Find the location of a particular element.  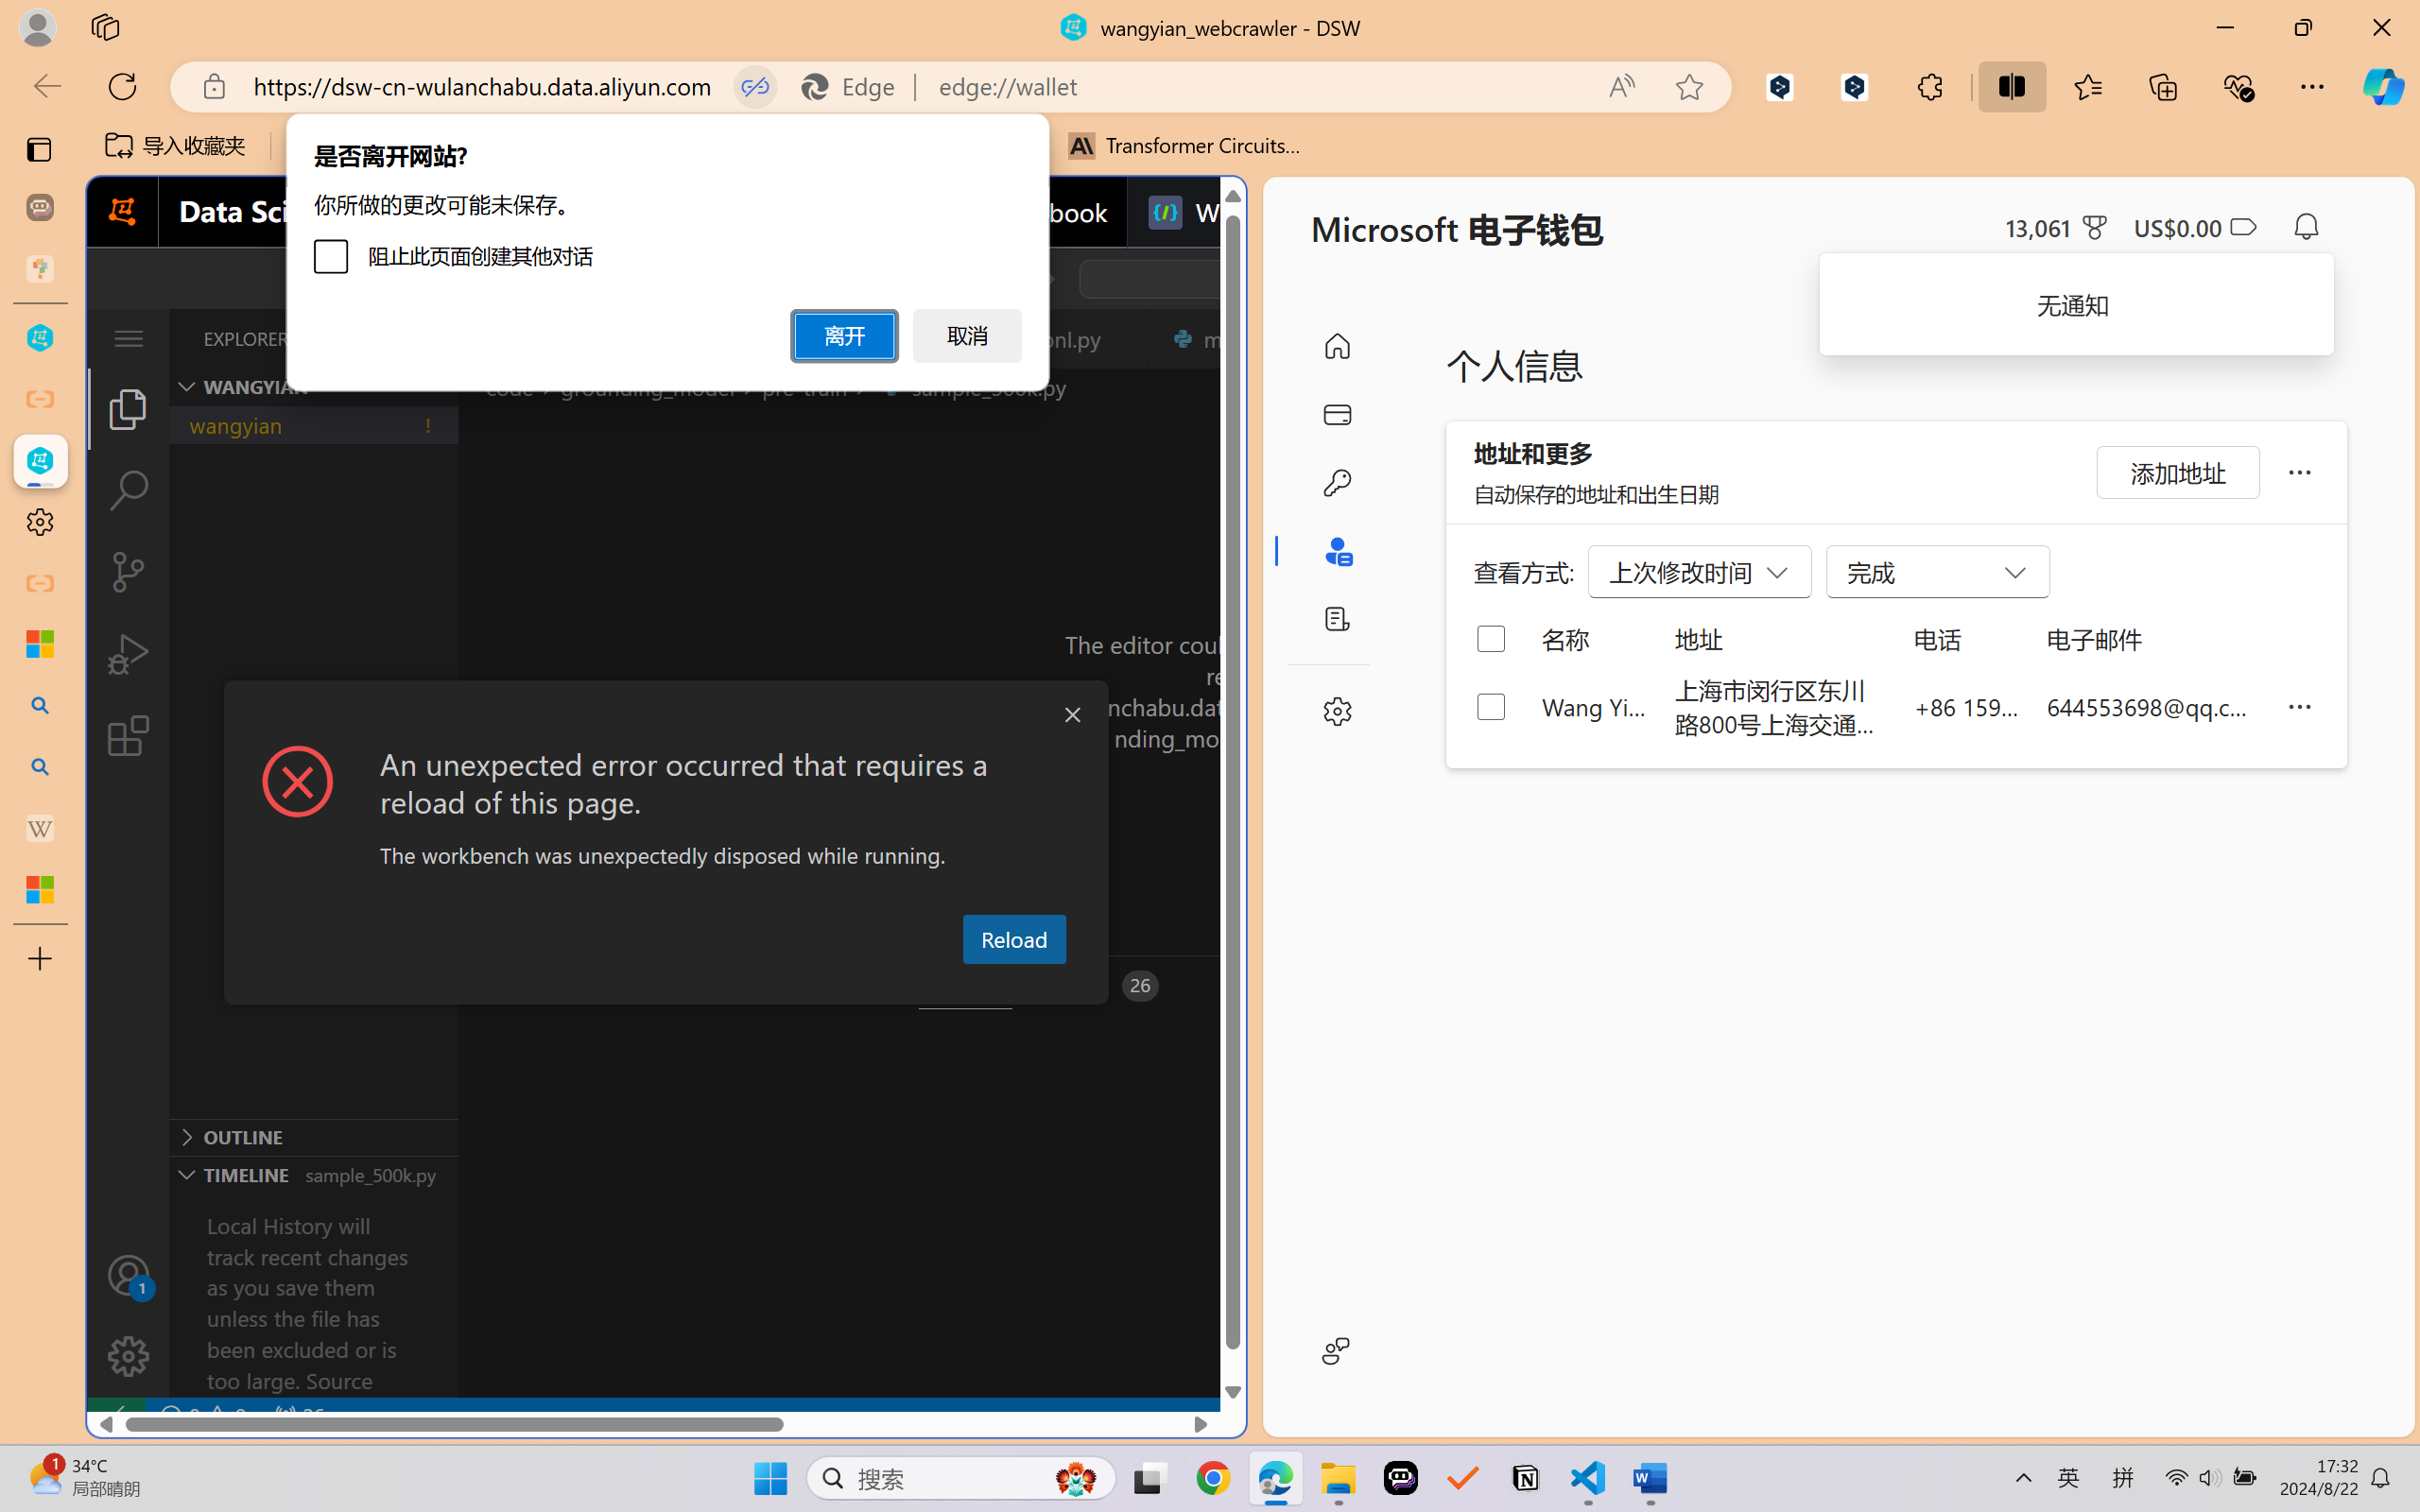

'Google Chrome' is located at coordinates (1213, 1478).